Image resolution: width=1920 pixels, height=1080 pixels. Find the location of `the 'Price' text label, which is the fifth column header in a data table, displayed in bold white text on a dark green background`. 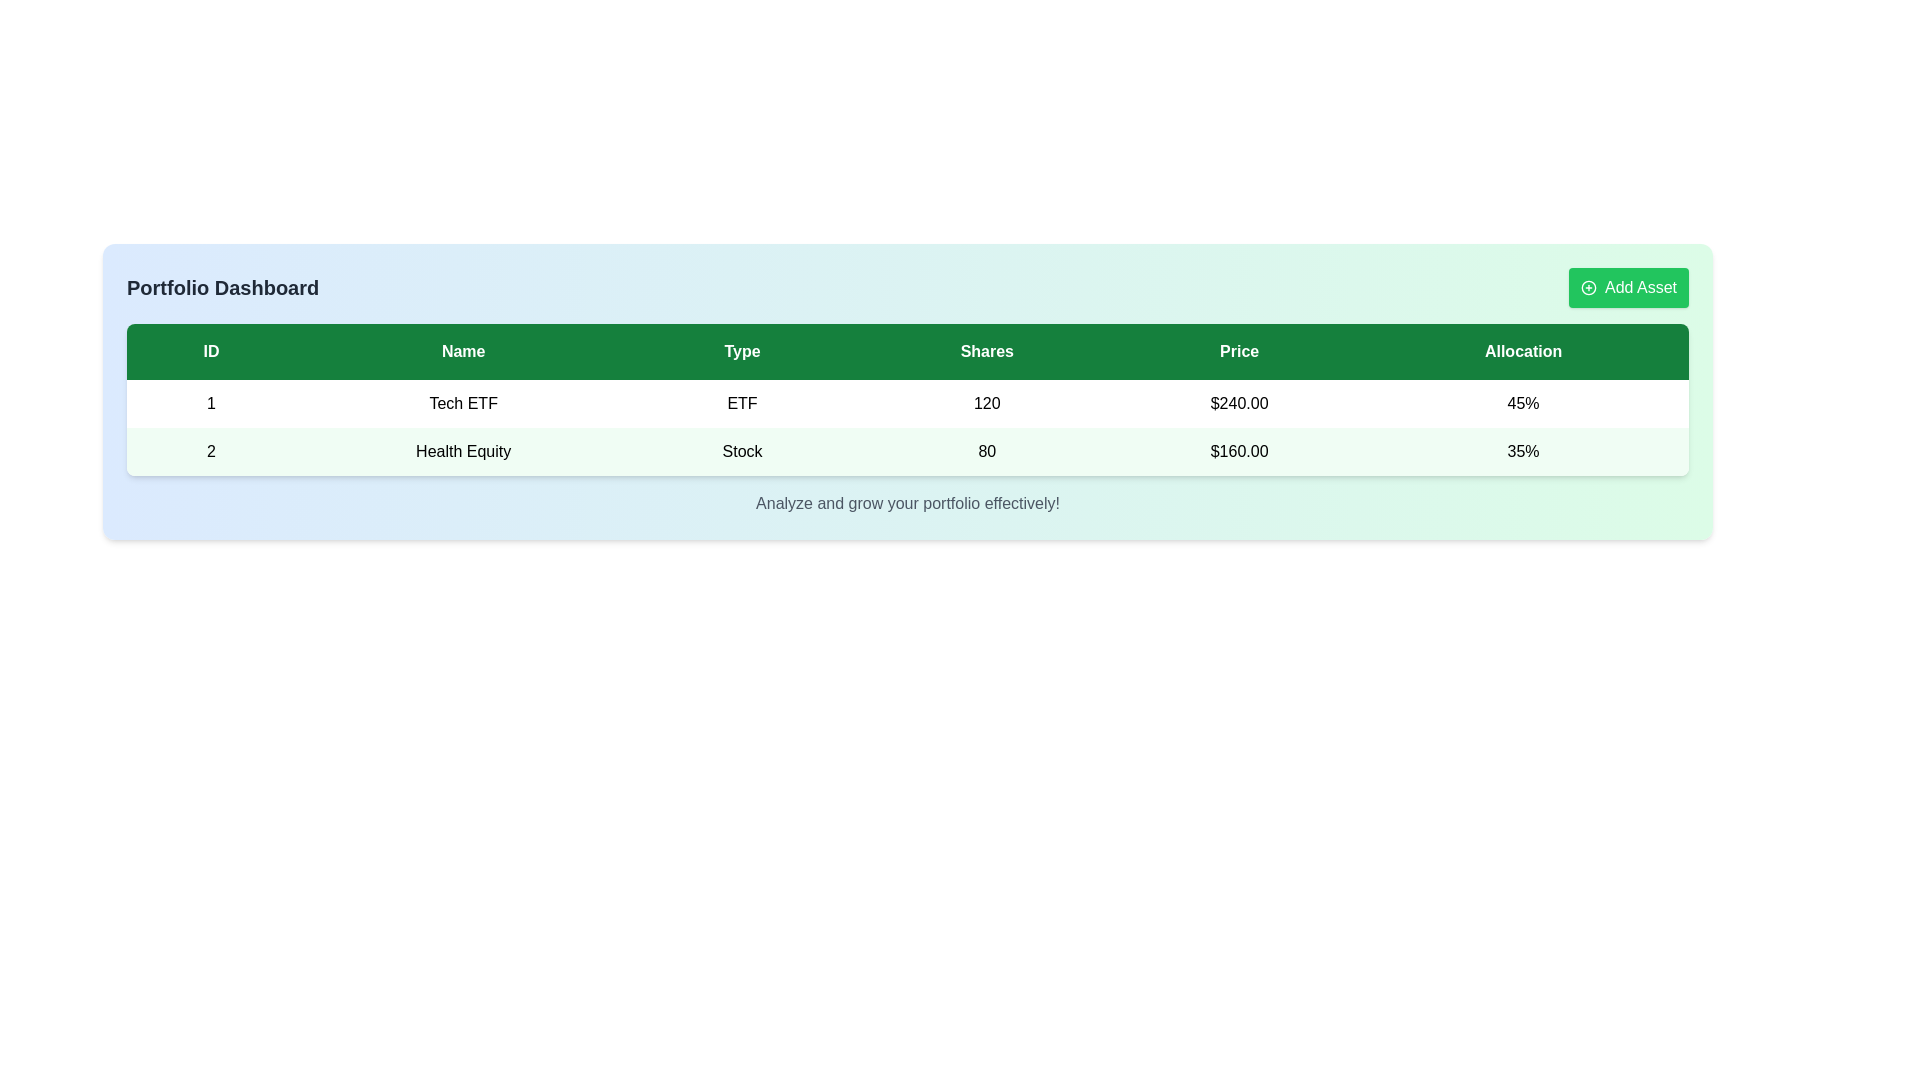

the 'Price' text label, which is the fifth column header in a data table, displayed in bold white text on a dark green background is located at coordinates (1238, 350).